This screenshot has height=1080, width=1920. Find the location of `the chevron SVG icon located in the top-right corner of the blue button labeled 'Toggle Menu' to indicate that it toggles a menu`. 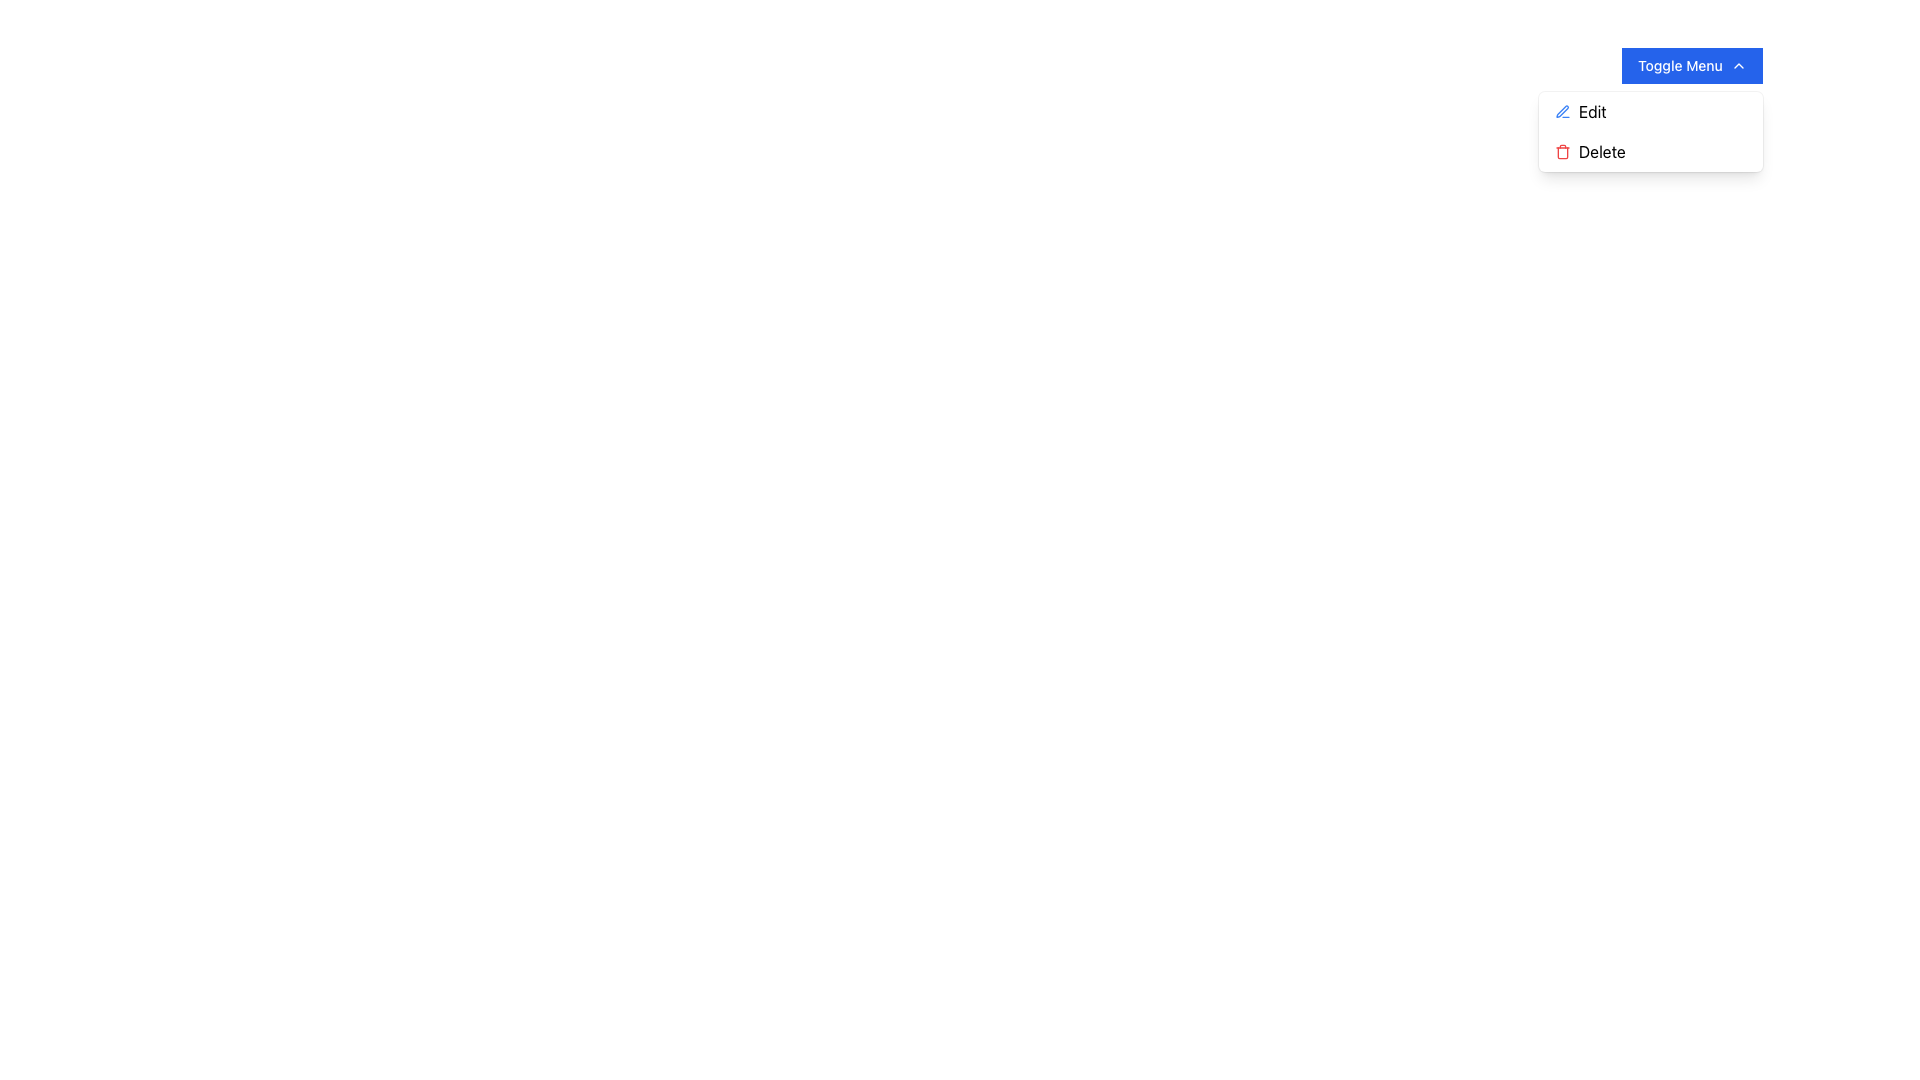

the chevron SVG icon located in the top-right corner of the blue button labeled 'Toggle Menu' to indicate that it toggles a menu is located at coordinates (1737, 64).